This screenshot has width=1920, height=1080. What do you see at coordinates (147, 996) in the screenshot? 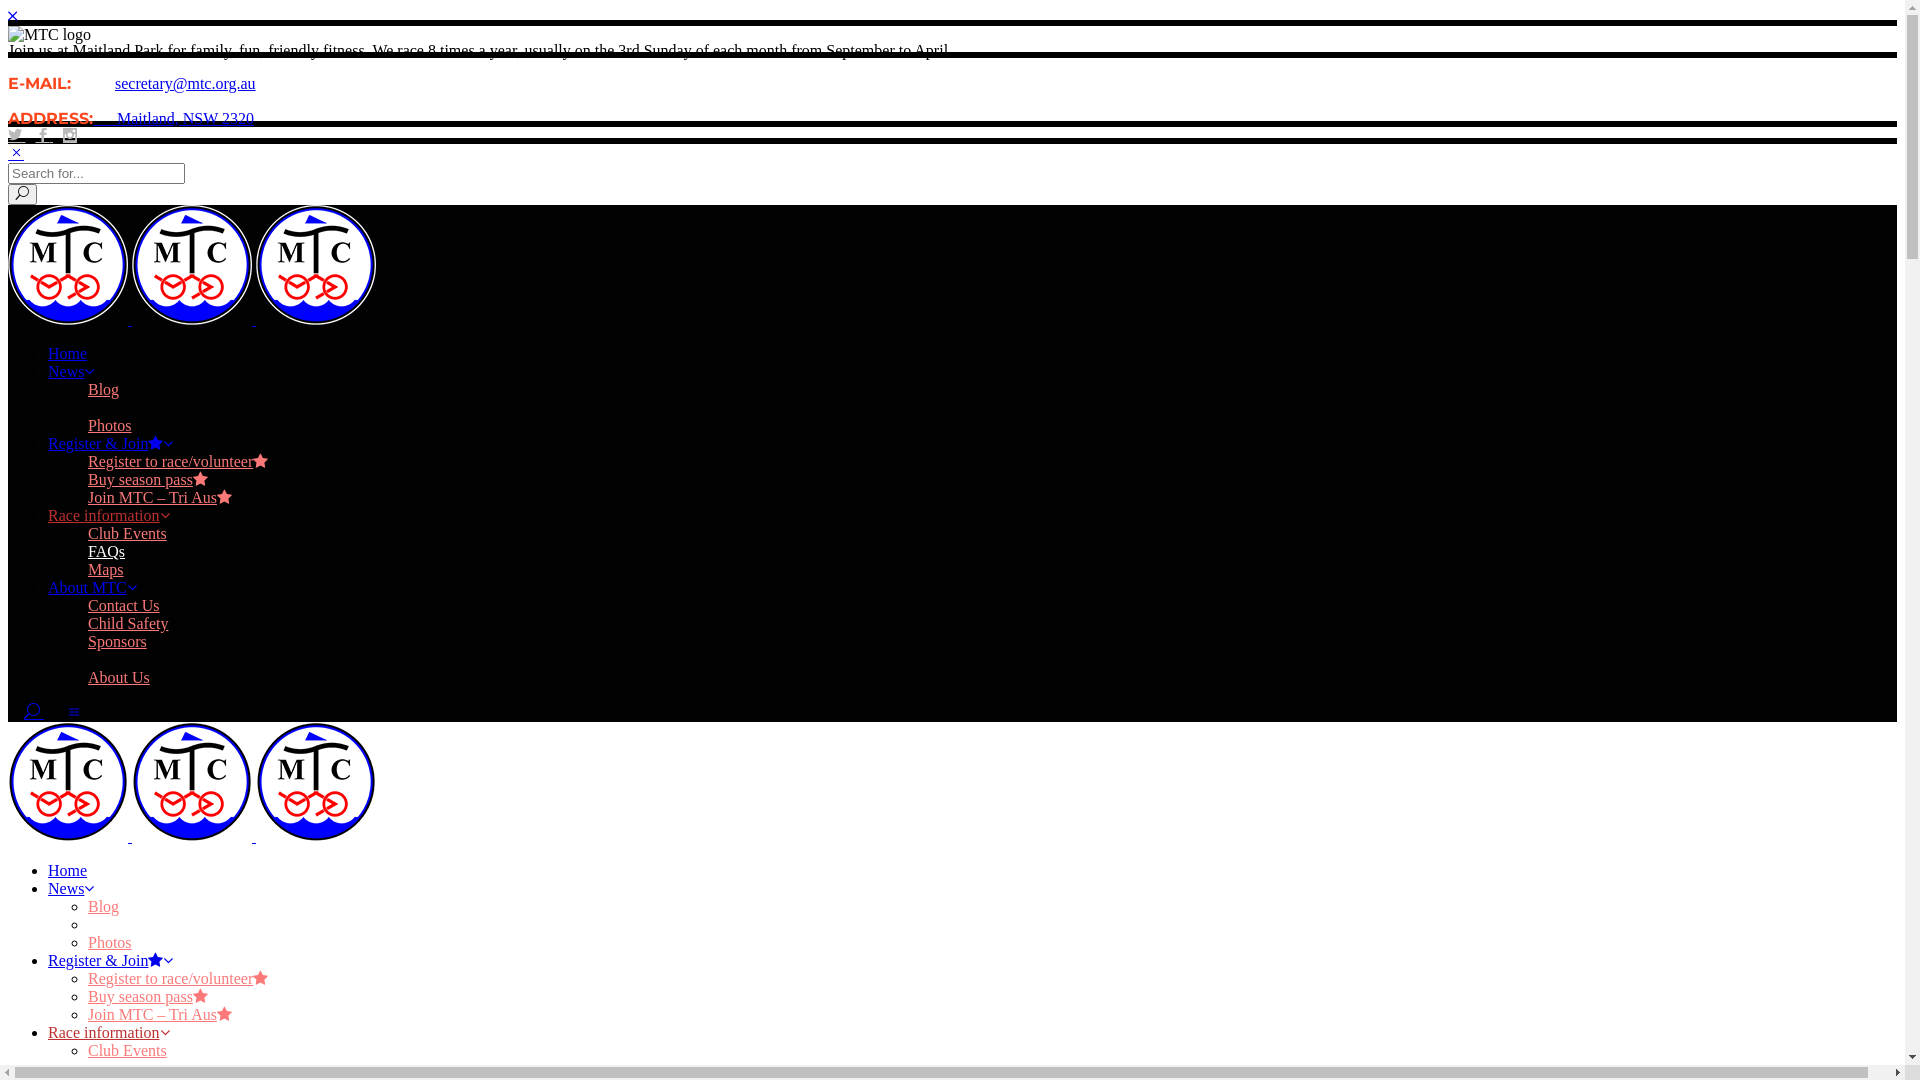
I see `'Buy season pass'` at bounding box center [147, 996].